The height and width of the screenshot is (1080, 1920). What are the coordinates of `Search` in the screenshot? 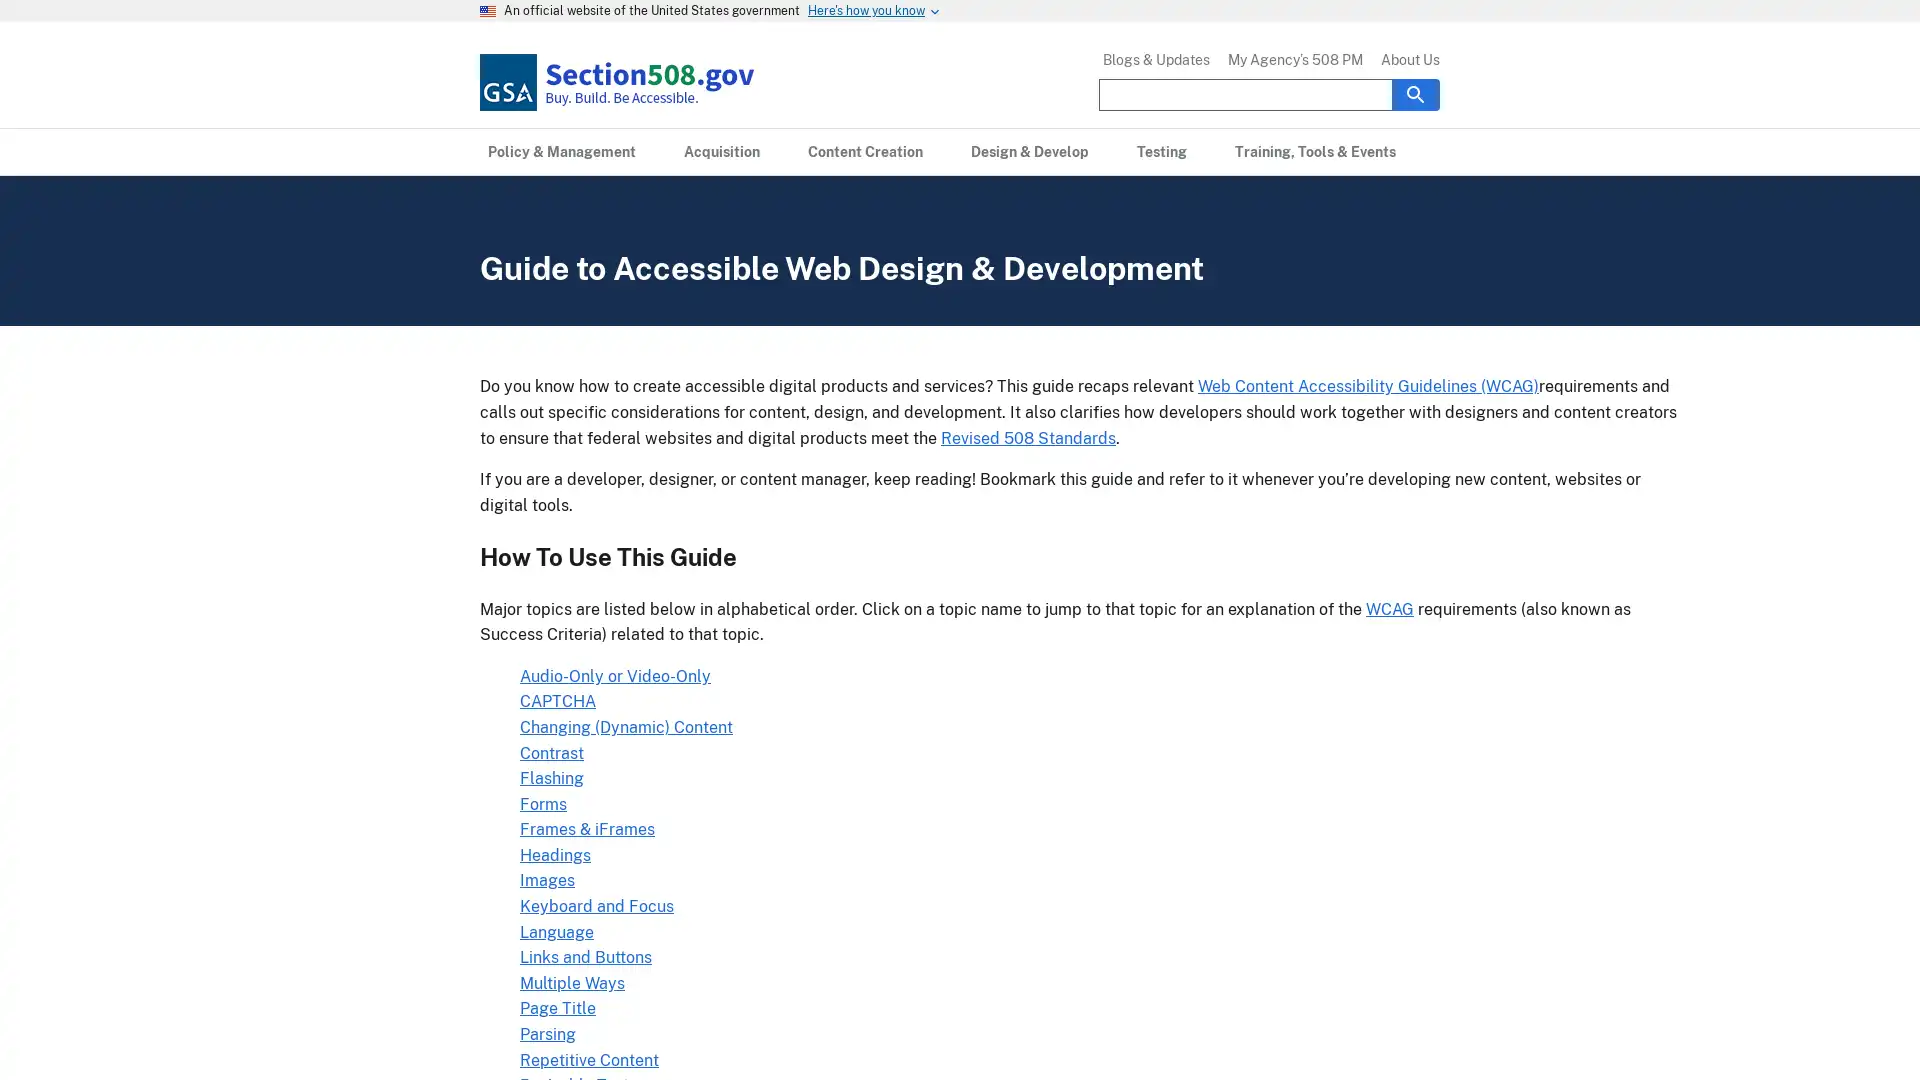 It's located at (1415, 93).